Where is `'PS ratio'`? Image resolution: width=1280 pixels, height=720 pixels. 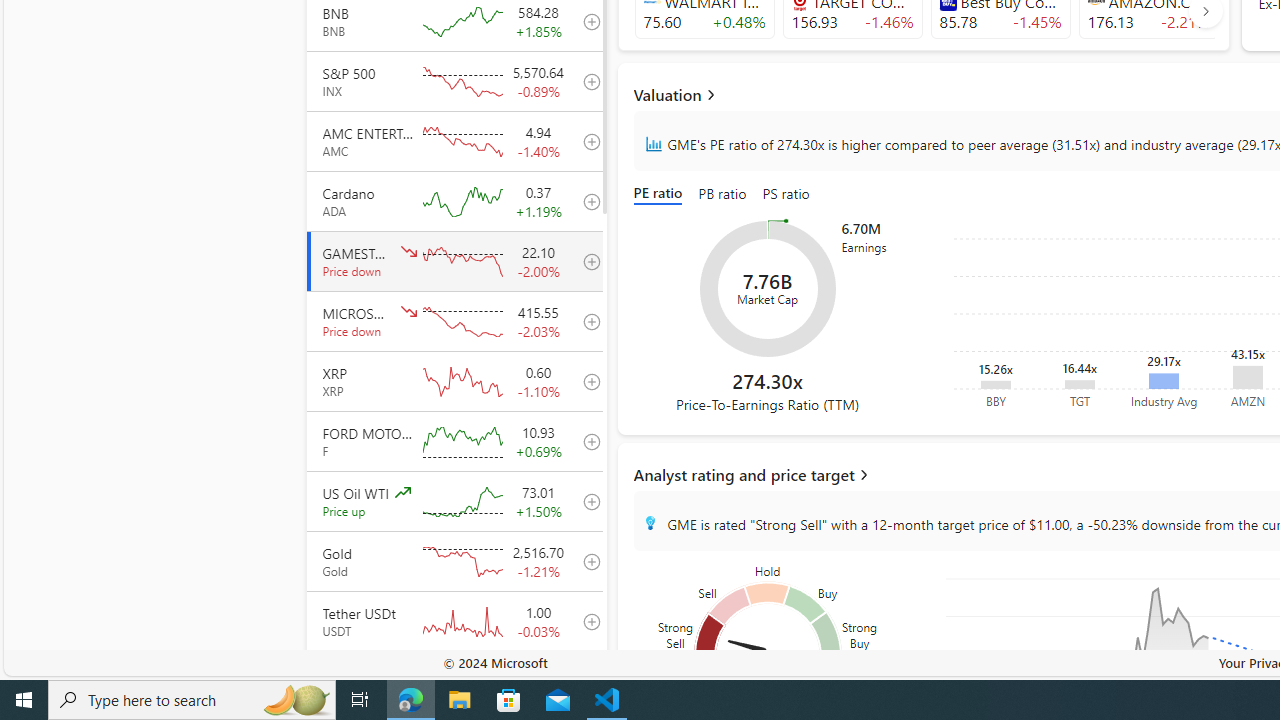
'PS ratio' is located at coordinates (784, 195).